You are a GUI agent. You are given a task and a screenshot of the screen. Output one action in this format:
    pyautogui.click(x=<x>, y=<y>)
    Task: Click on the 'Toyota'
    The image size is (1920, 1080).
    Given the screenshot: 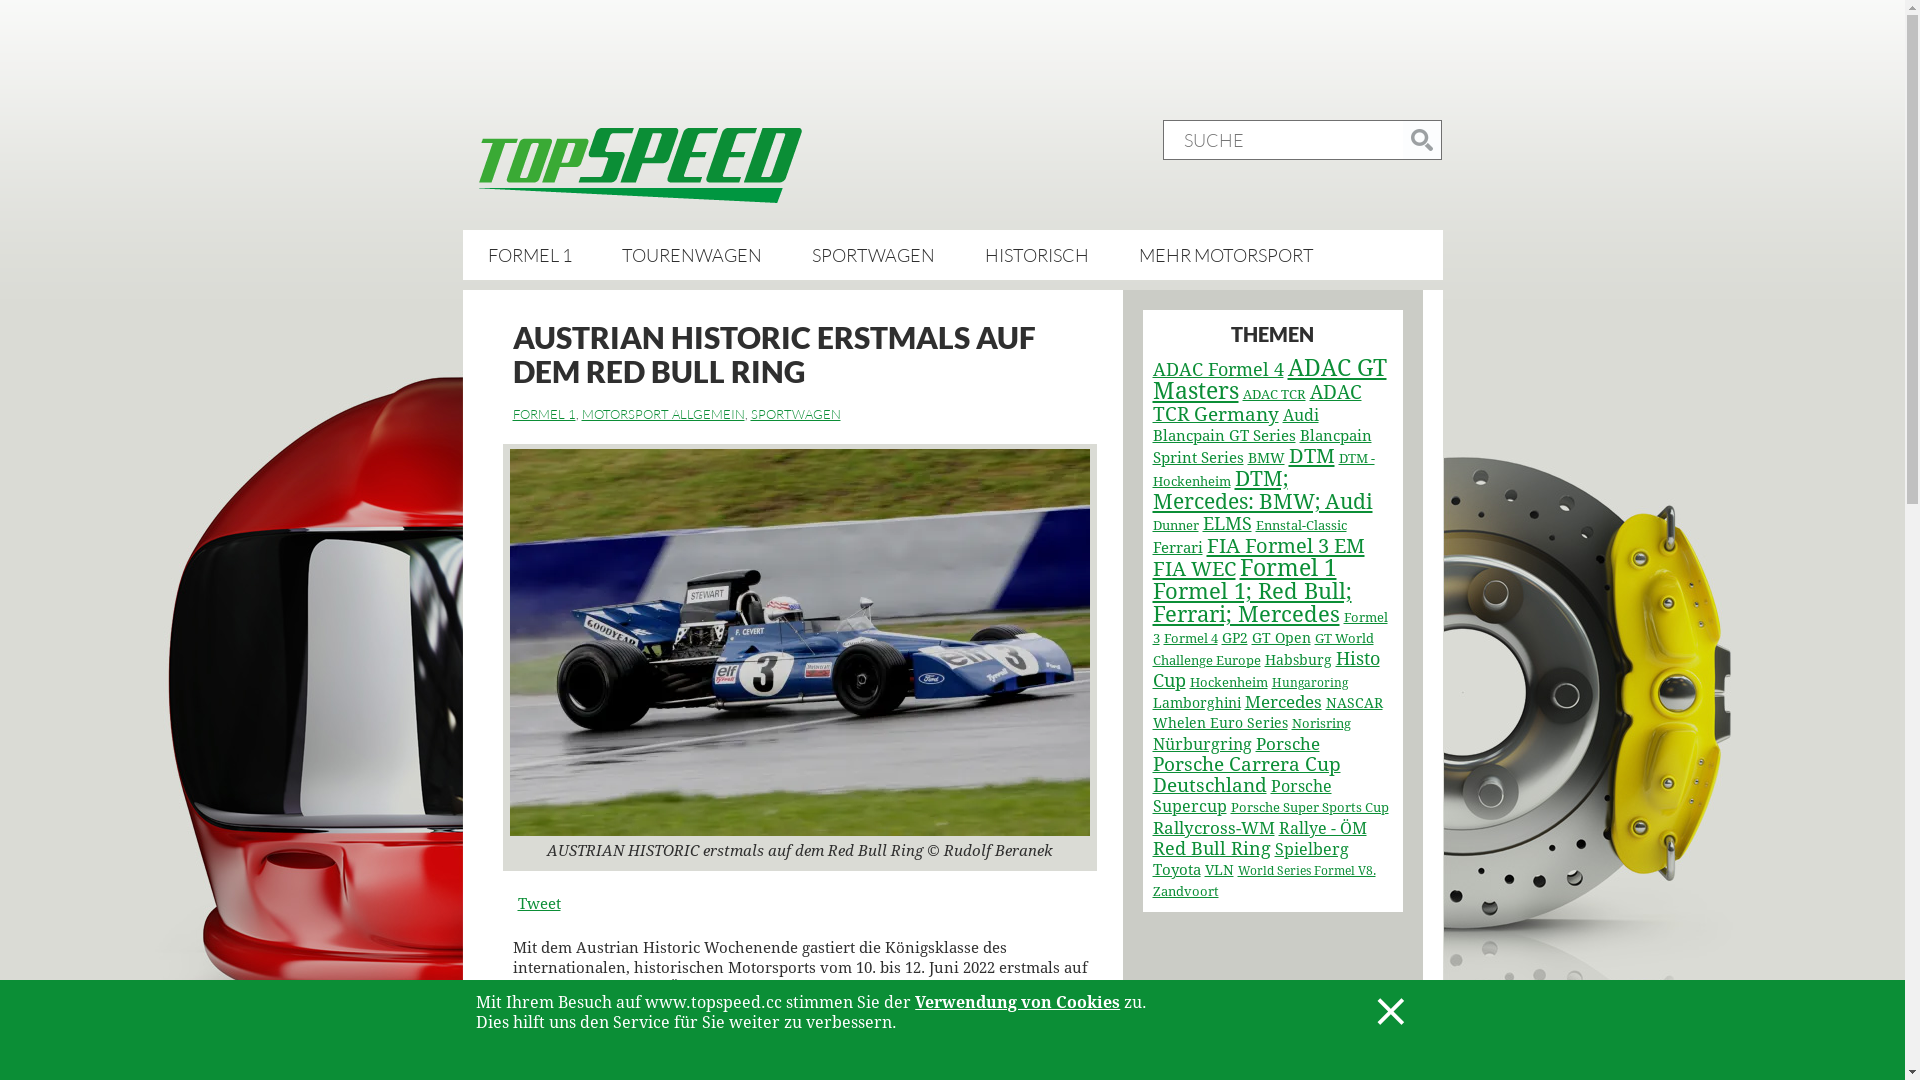 What is the action you would take?
    pyautogui.click(x=1176, y=869)
    